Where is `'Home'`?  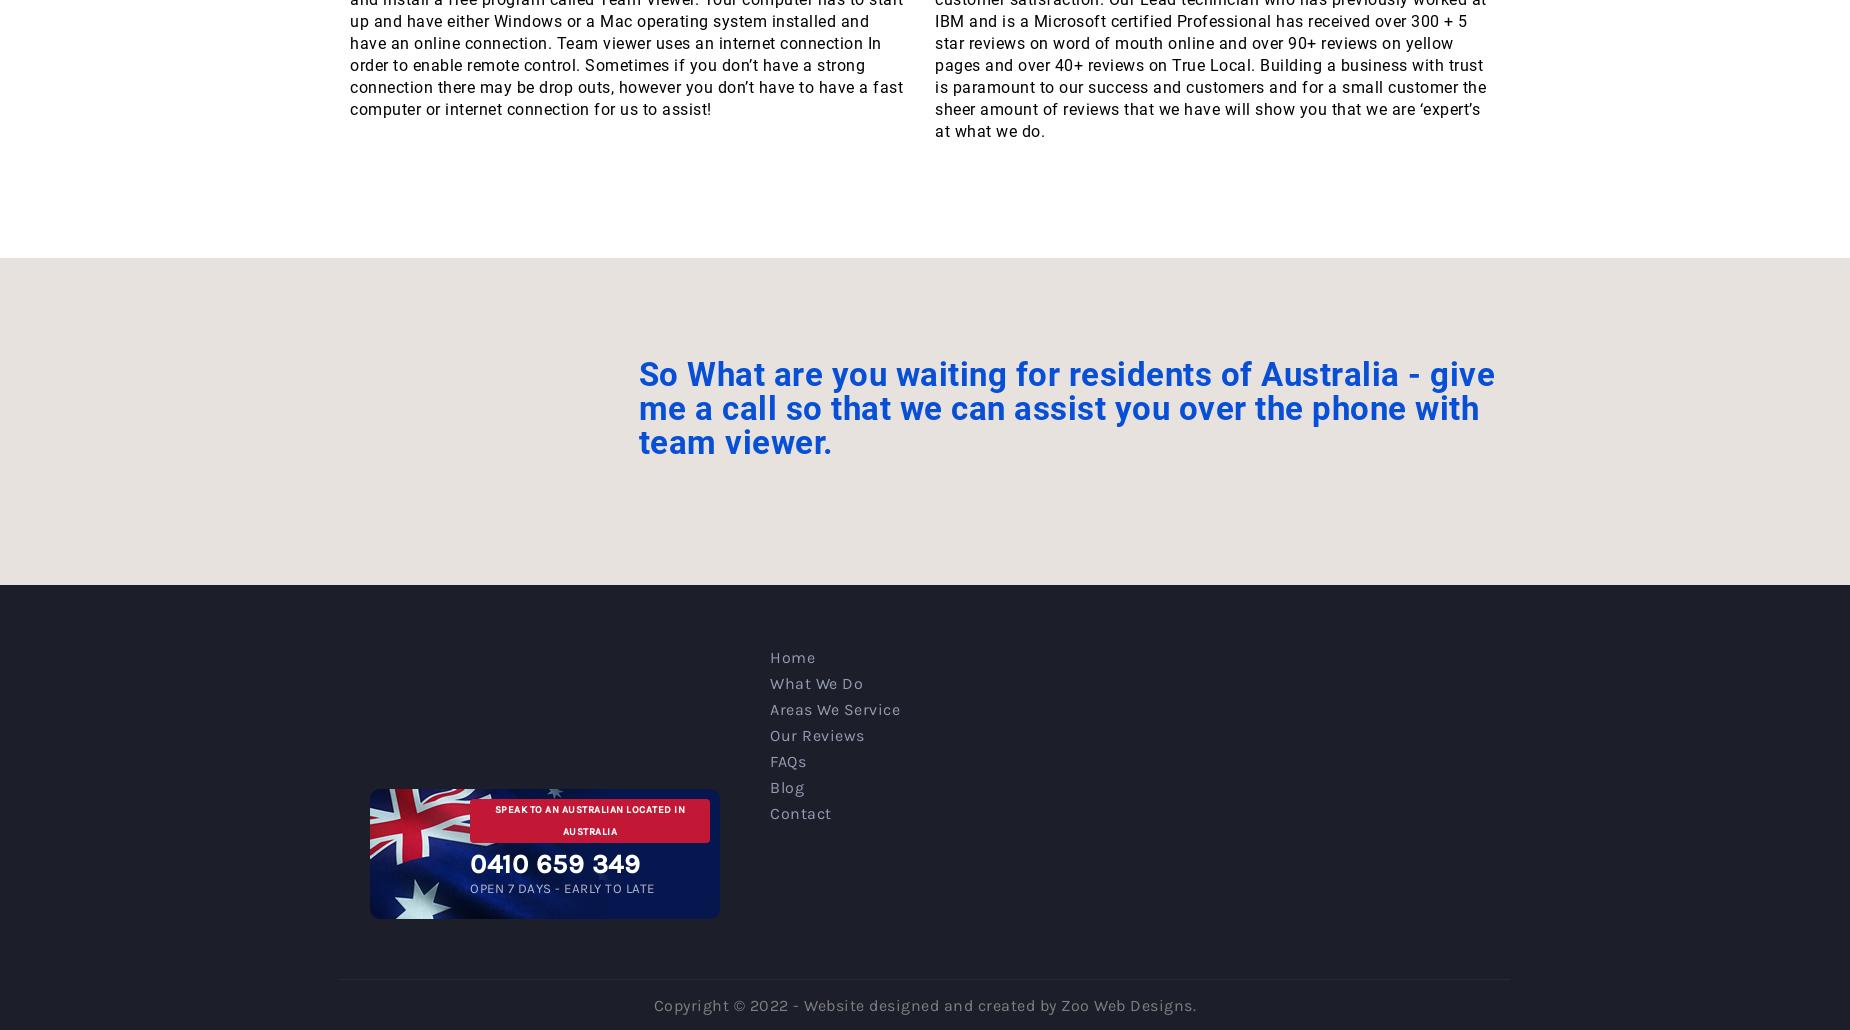 'Home' is located at coordinates (769, 655).